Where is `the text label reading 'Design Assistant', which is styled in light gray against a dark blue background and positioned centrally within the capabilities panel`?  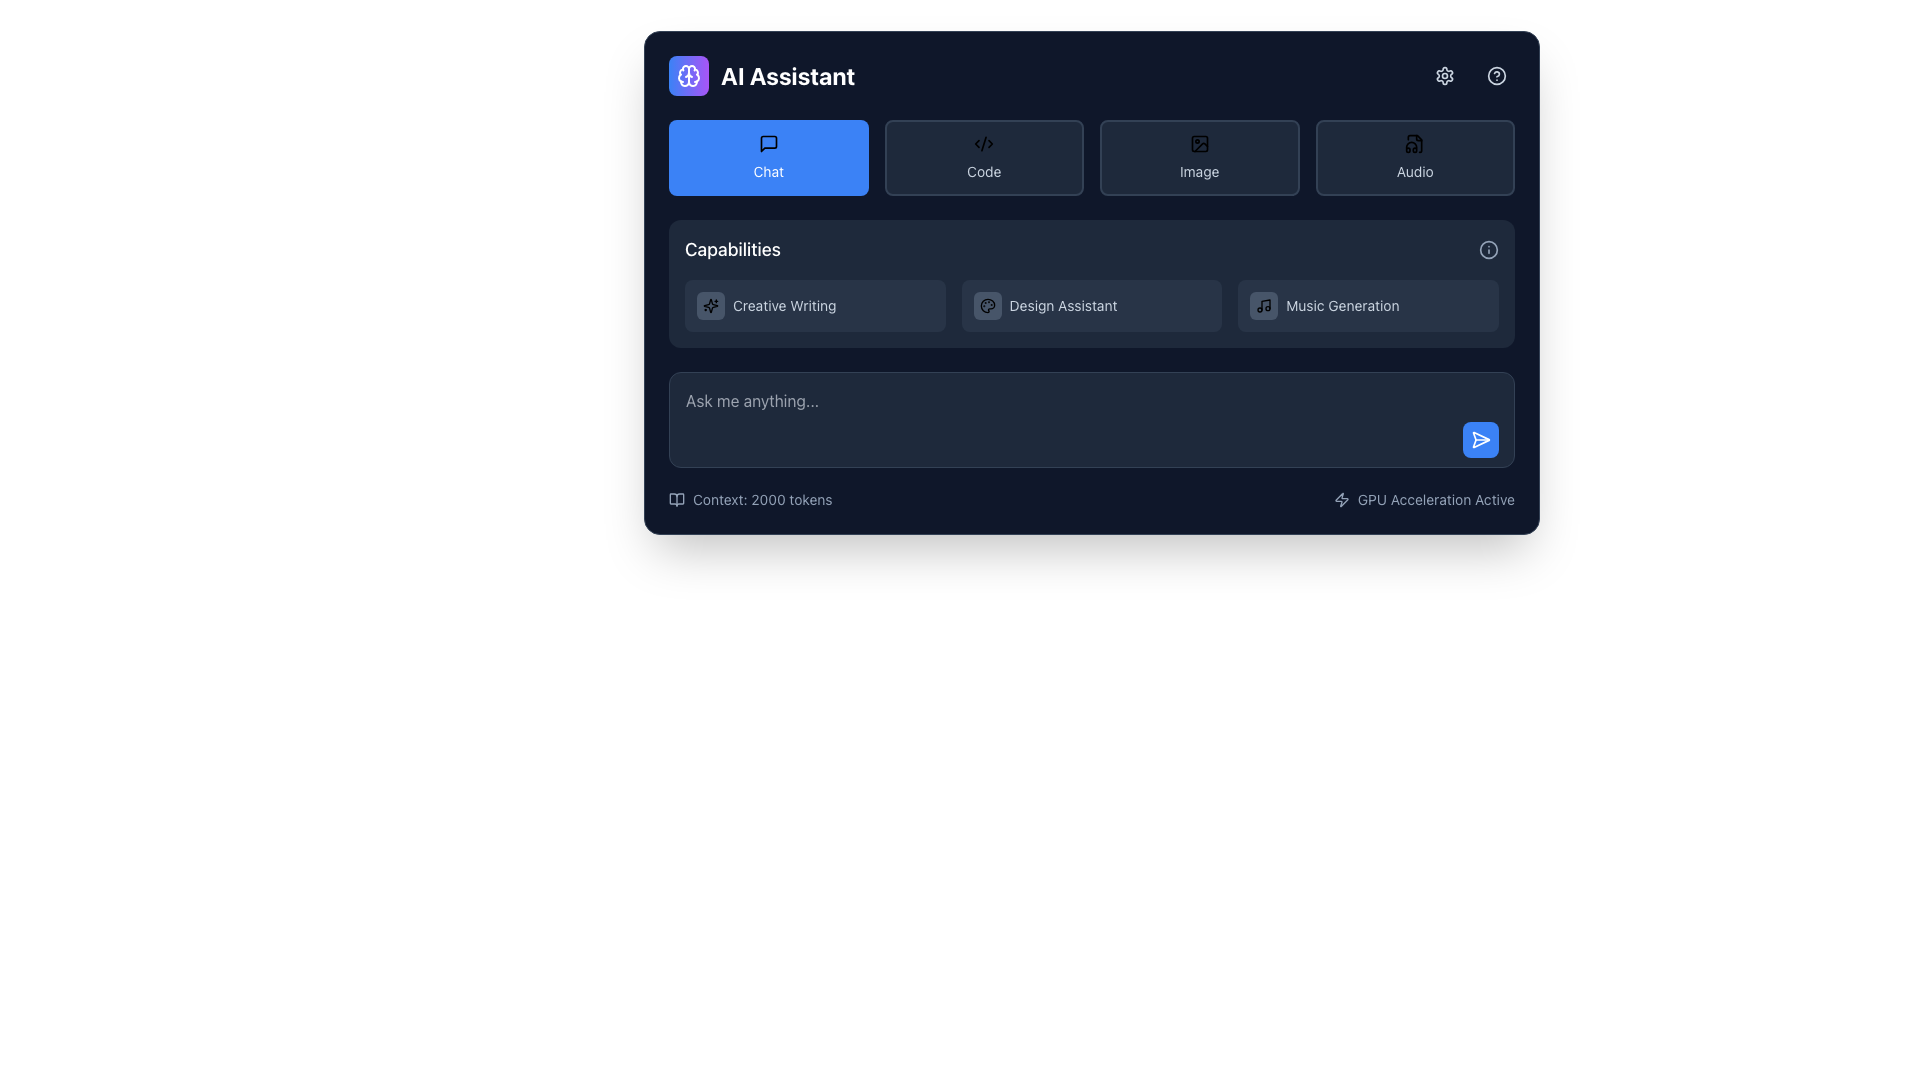
the text label reading 'Design Assistant', which is styled in light gray against a dark blue background and positioned centrally within the capabilities panel is located at coordinates (1062, 305).